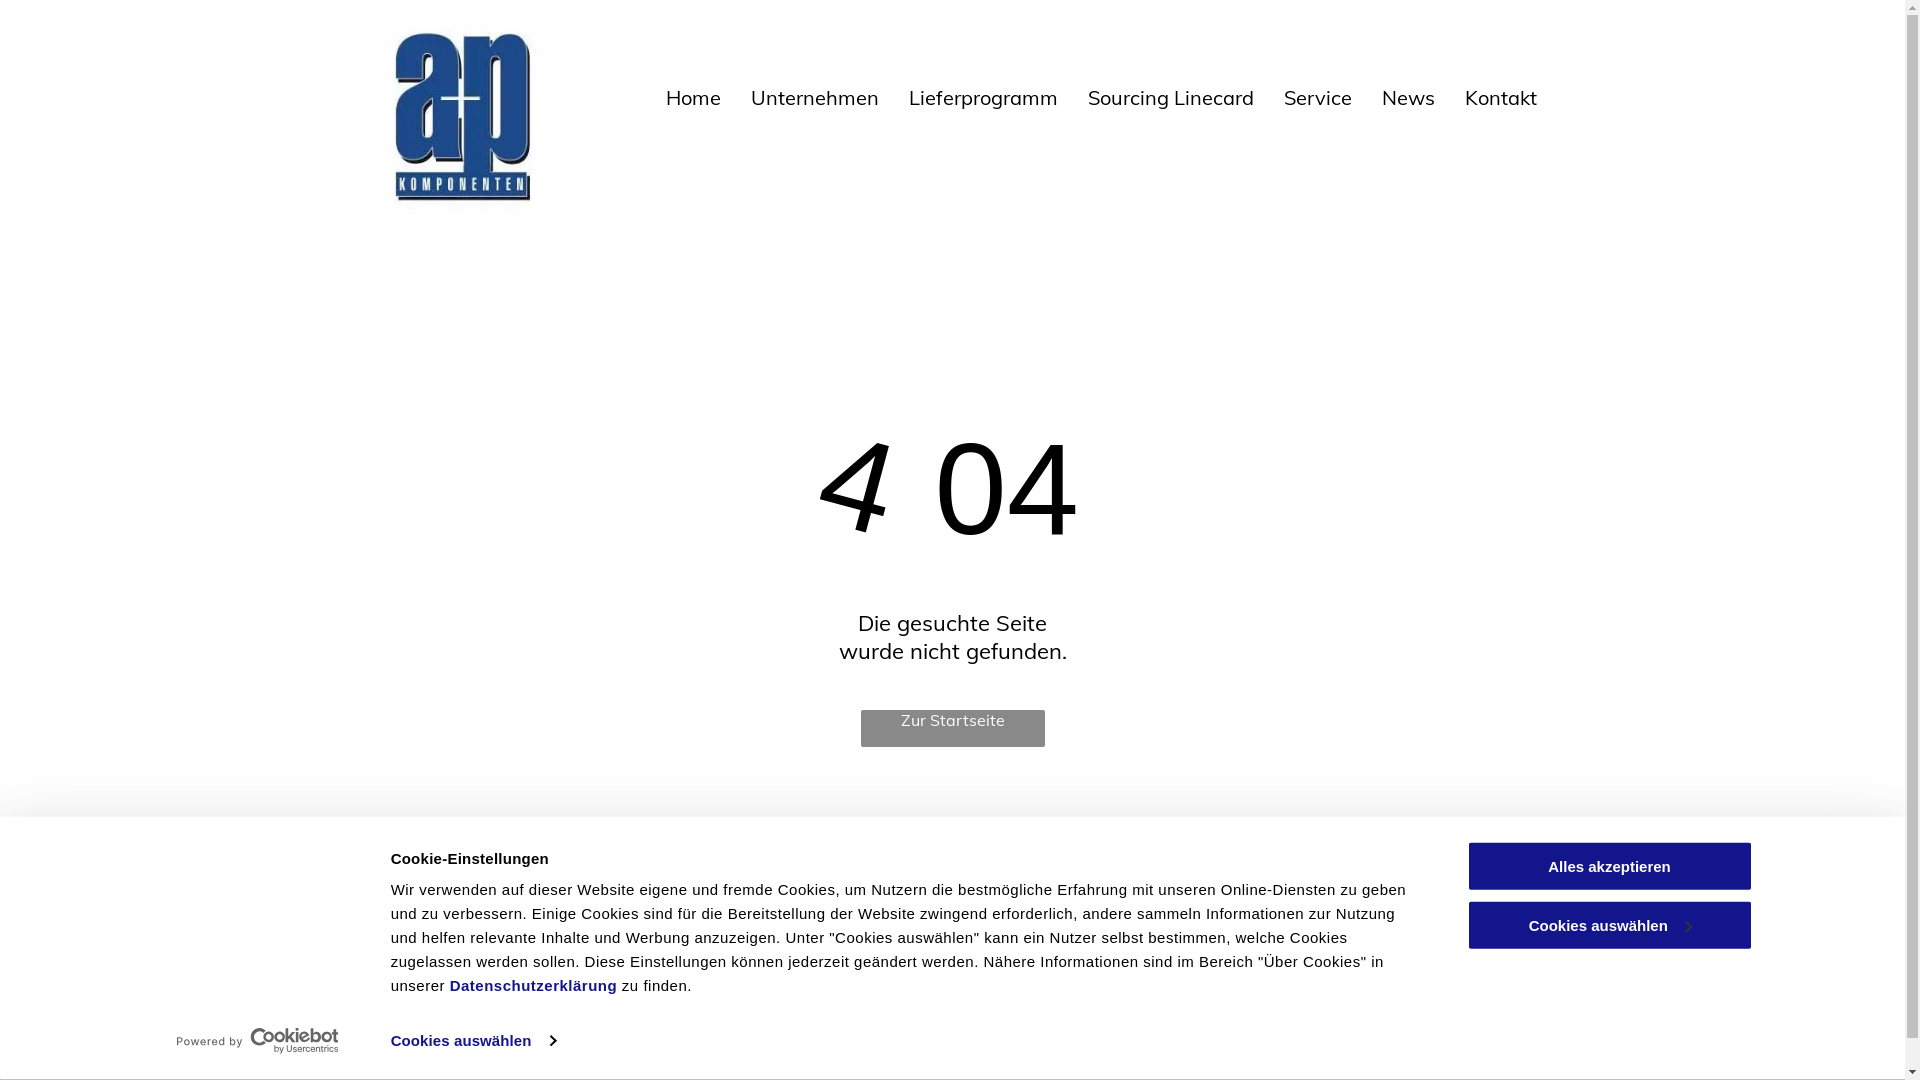  I want to click on 'Zur Startseite', so click(950, 728).